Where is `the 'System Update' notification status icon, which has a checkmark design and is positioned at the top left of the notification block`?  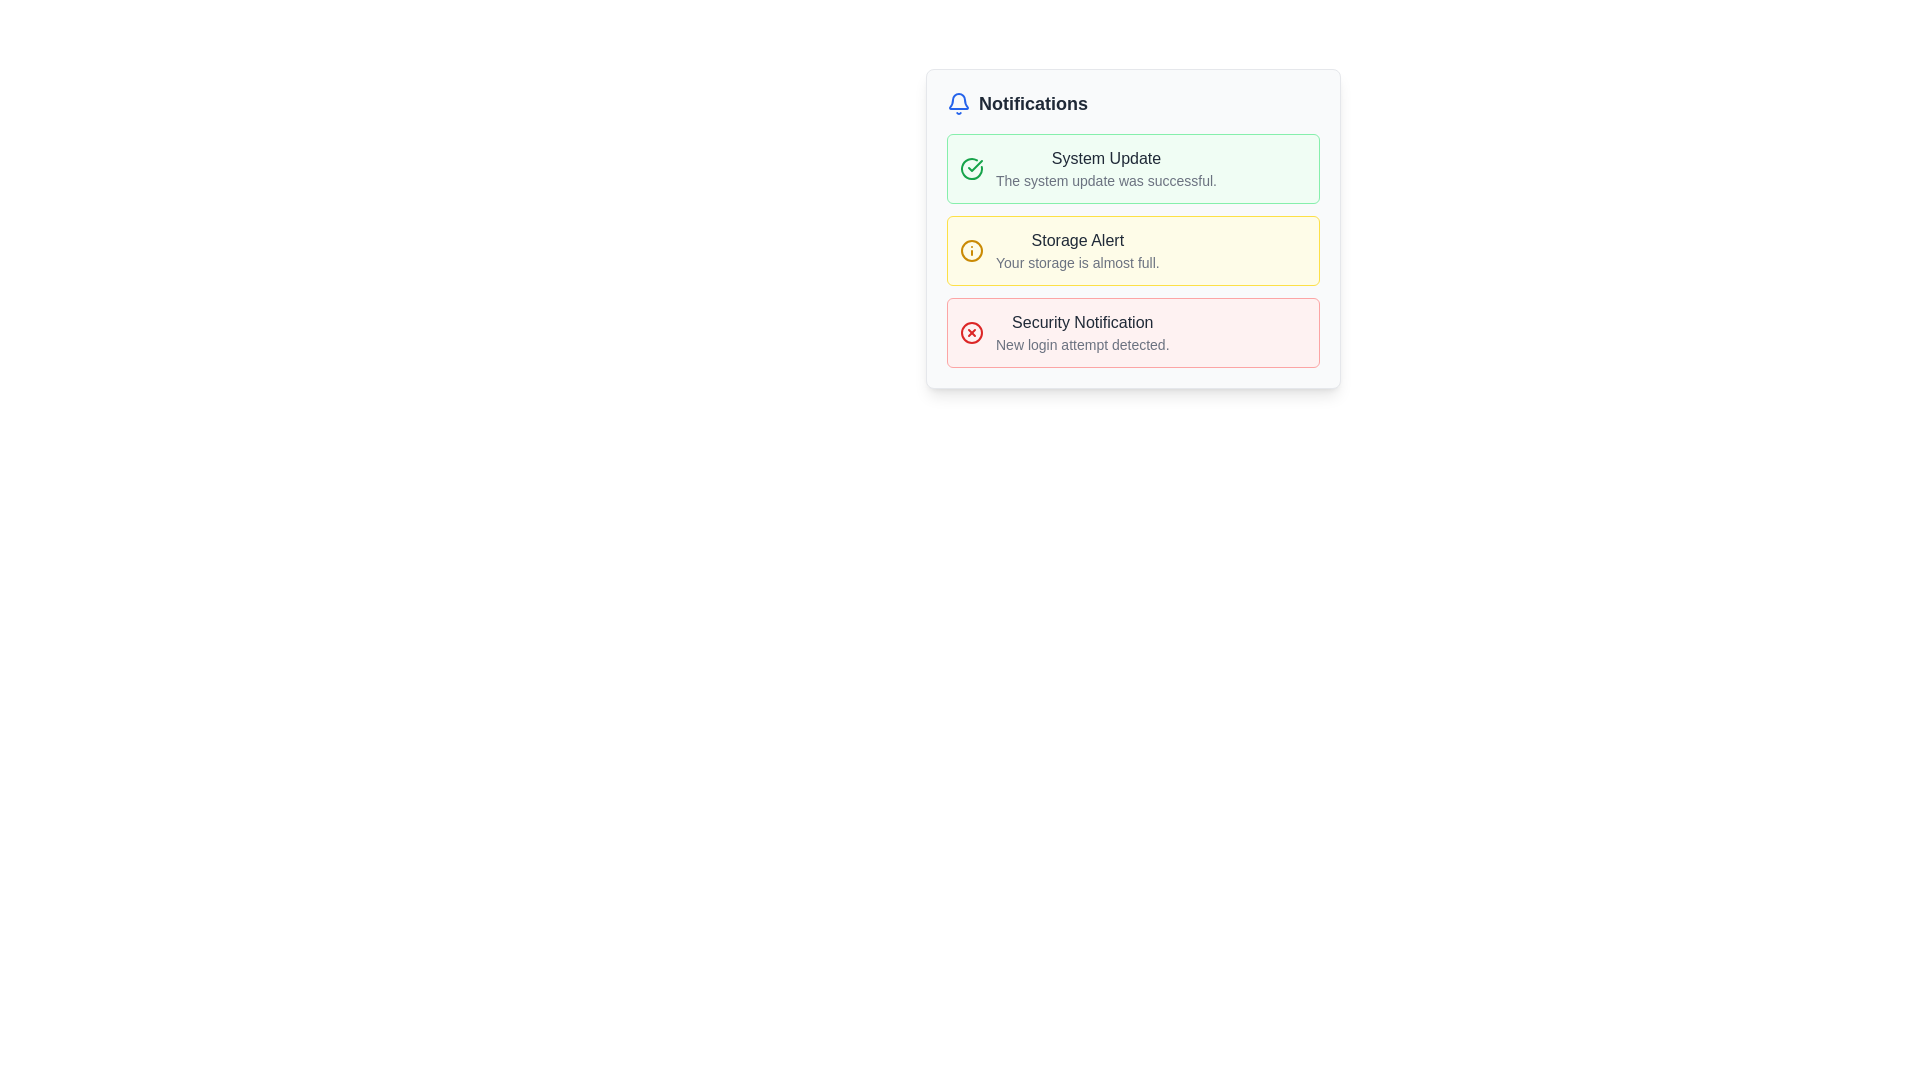
the 'System Update' notification status icon, which has a checkmark design and is positioned at the top left of the notification block is located at coordinates (971, 168).